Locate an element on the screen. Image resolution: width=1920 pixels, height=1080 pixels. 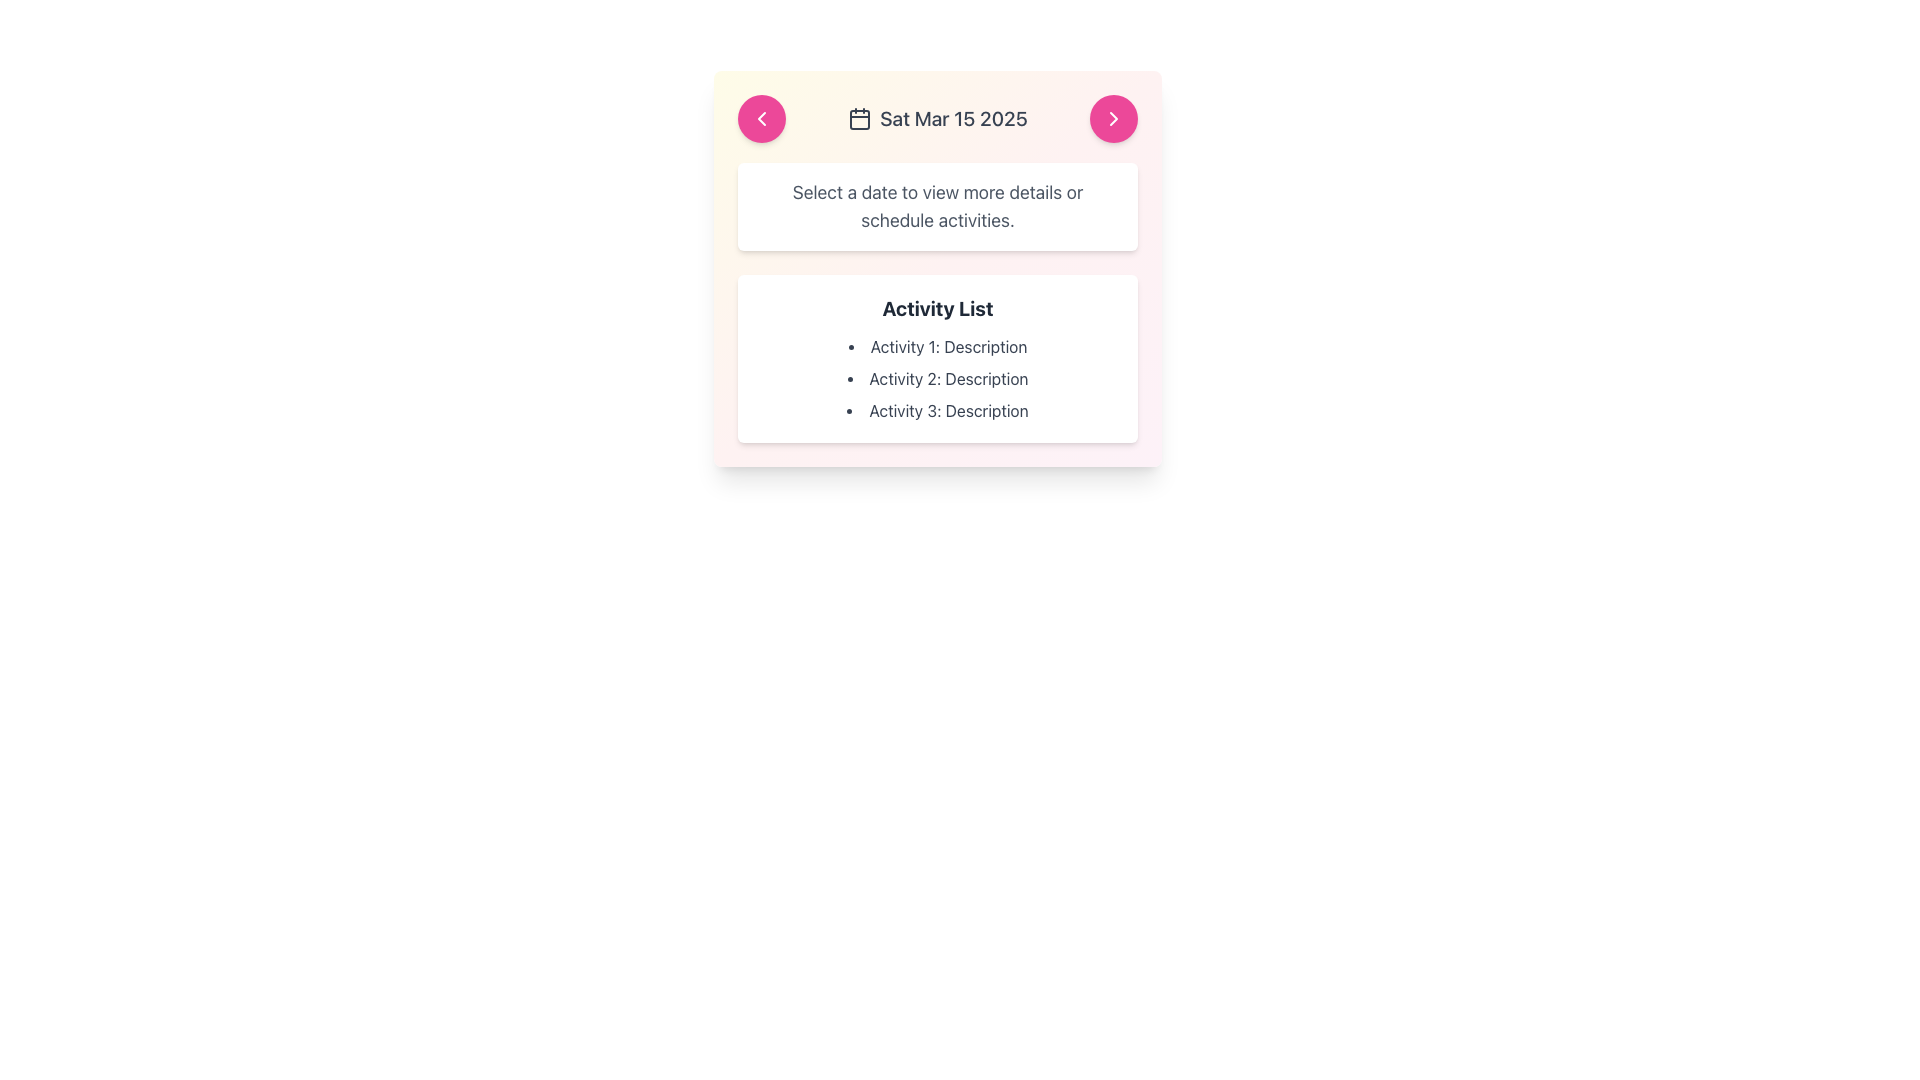
the calendar SVG icon located at the top-left corner of the card component, preceding the text 'Sat Mar 15 2025' is located at coordinates (860, 119).